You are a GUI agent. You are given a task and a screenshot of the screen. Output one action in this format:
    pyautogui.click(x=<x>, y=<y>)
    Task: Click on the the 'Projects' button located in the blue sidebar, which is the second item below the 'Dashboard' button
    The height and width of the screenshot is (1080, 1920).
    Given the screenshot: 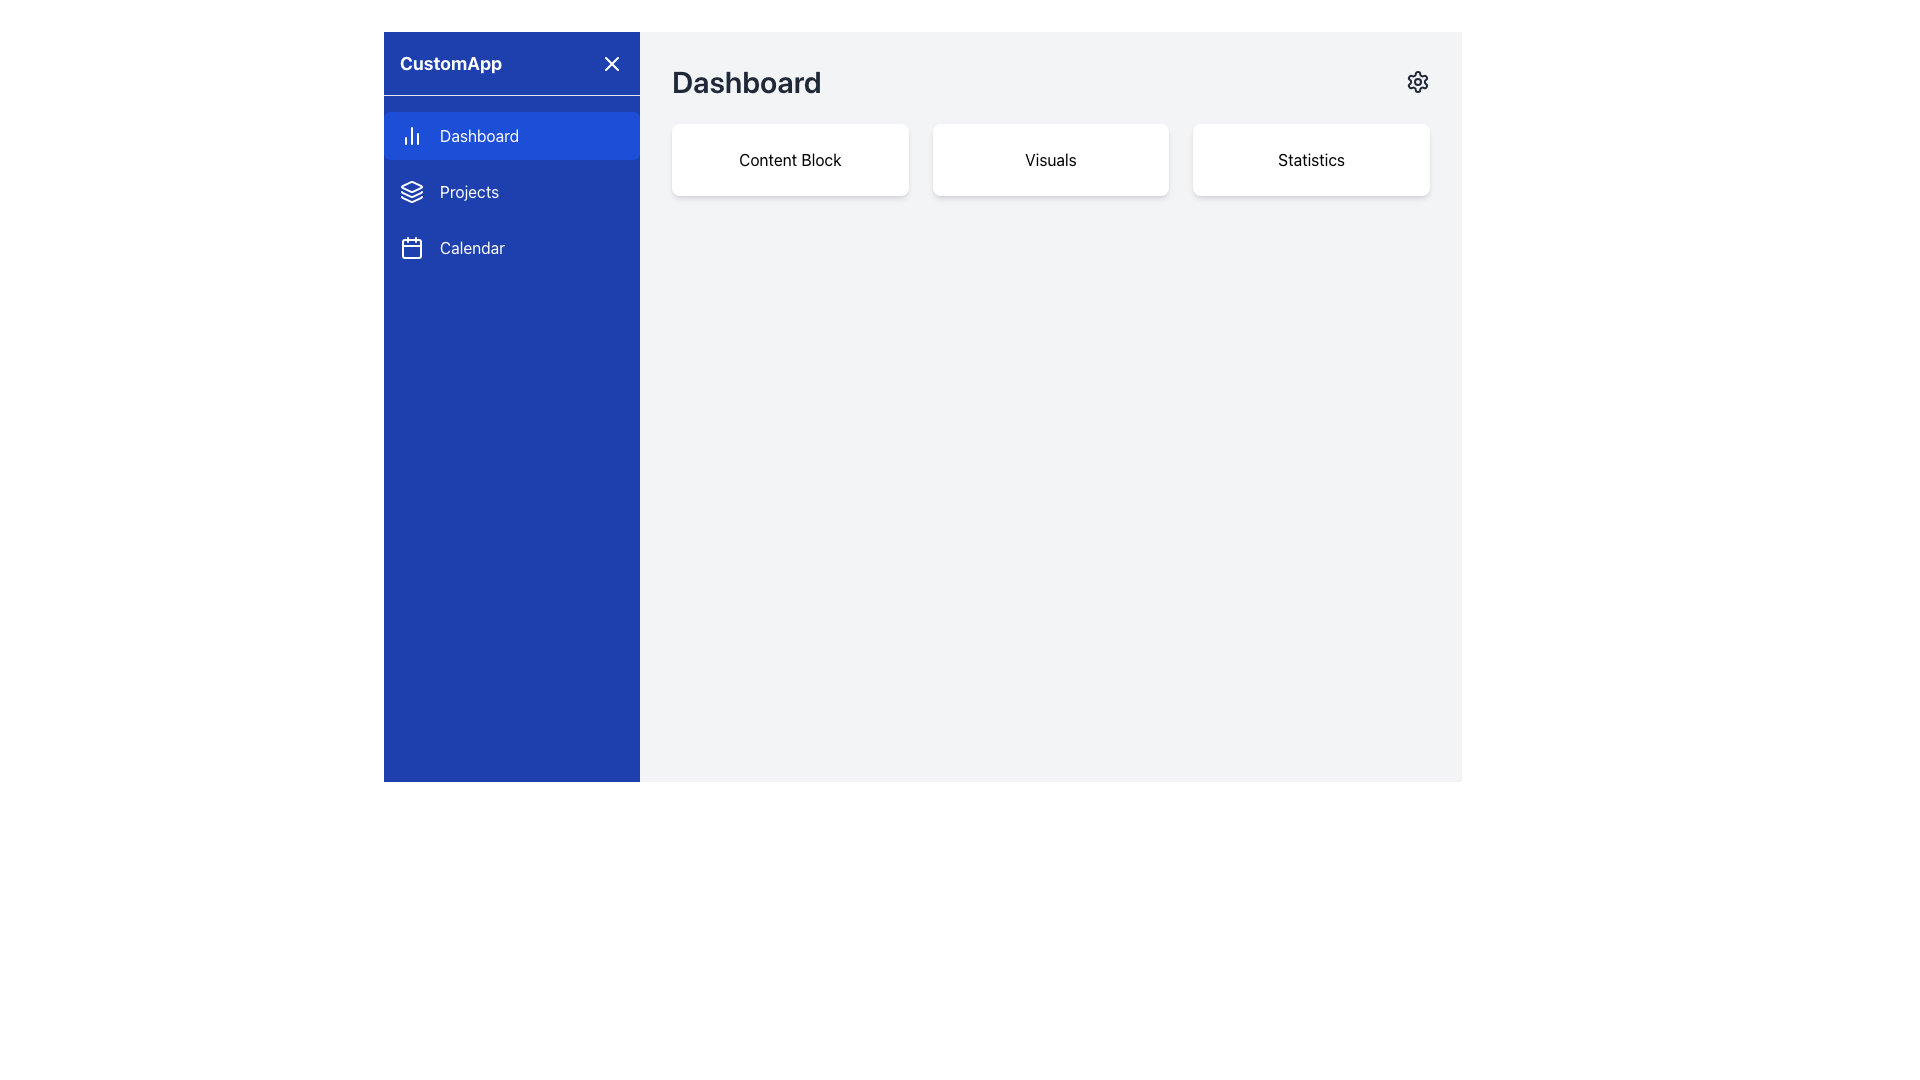 What is the action you would take?
    pyautogui.click(x=512, y=192)
    